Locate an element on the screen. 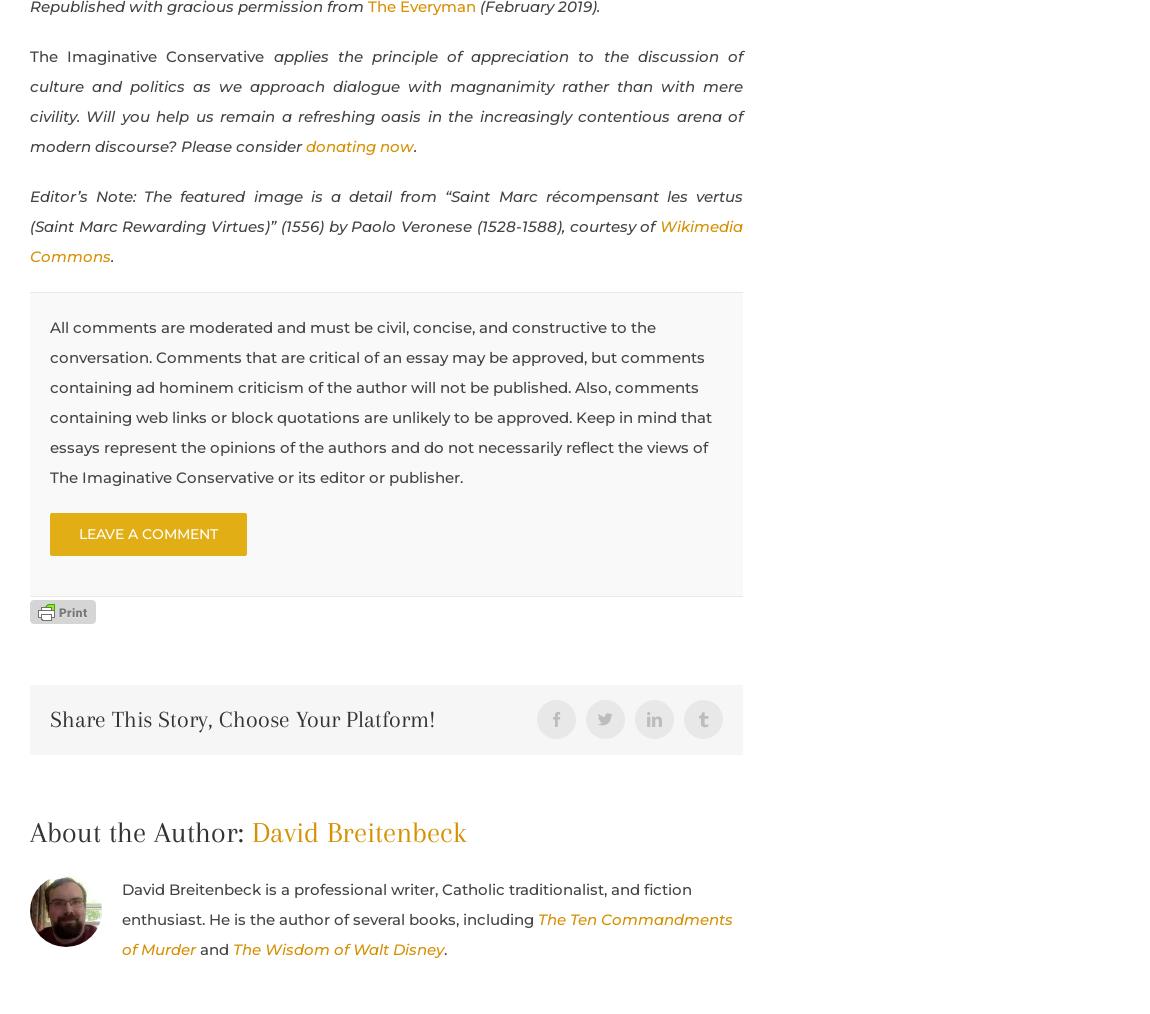 Image resolution: width=1150 pixels, height=1014 pixels. 'Leave a Comment' is located at coordinates (147, 531).